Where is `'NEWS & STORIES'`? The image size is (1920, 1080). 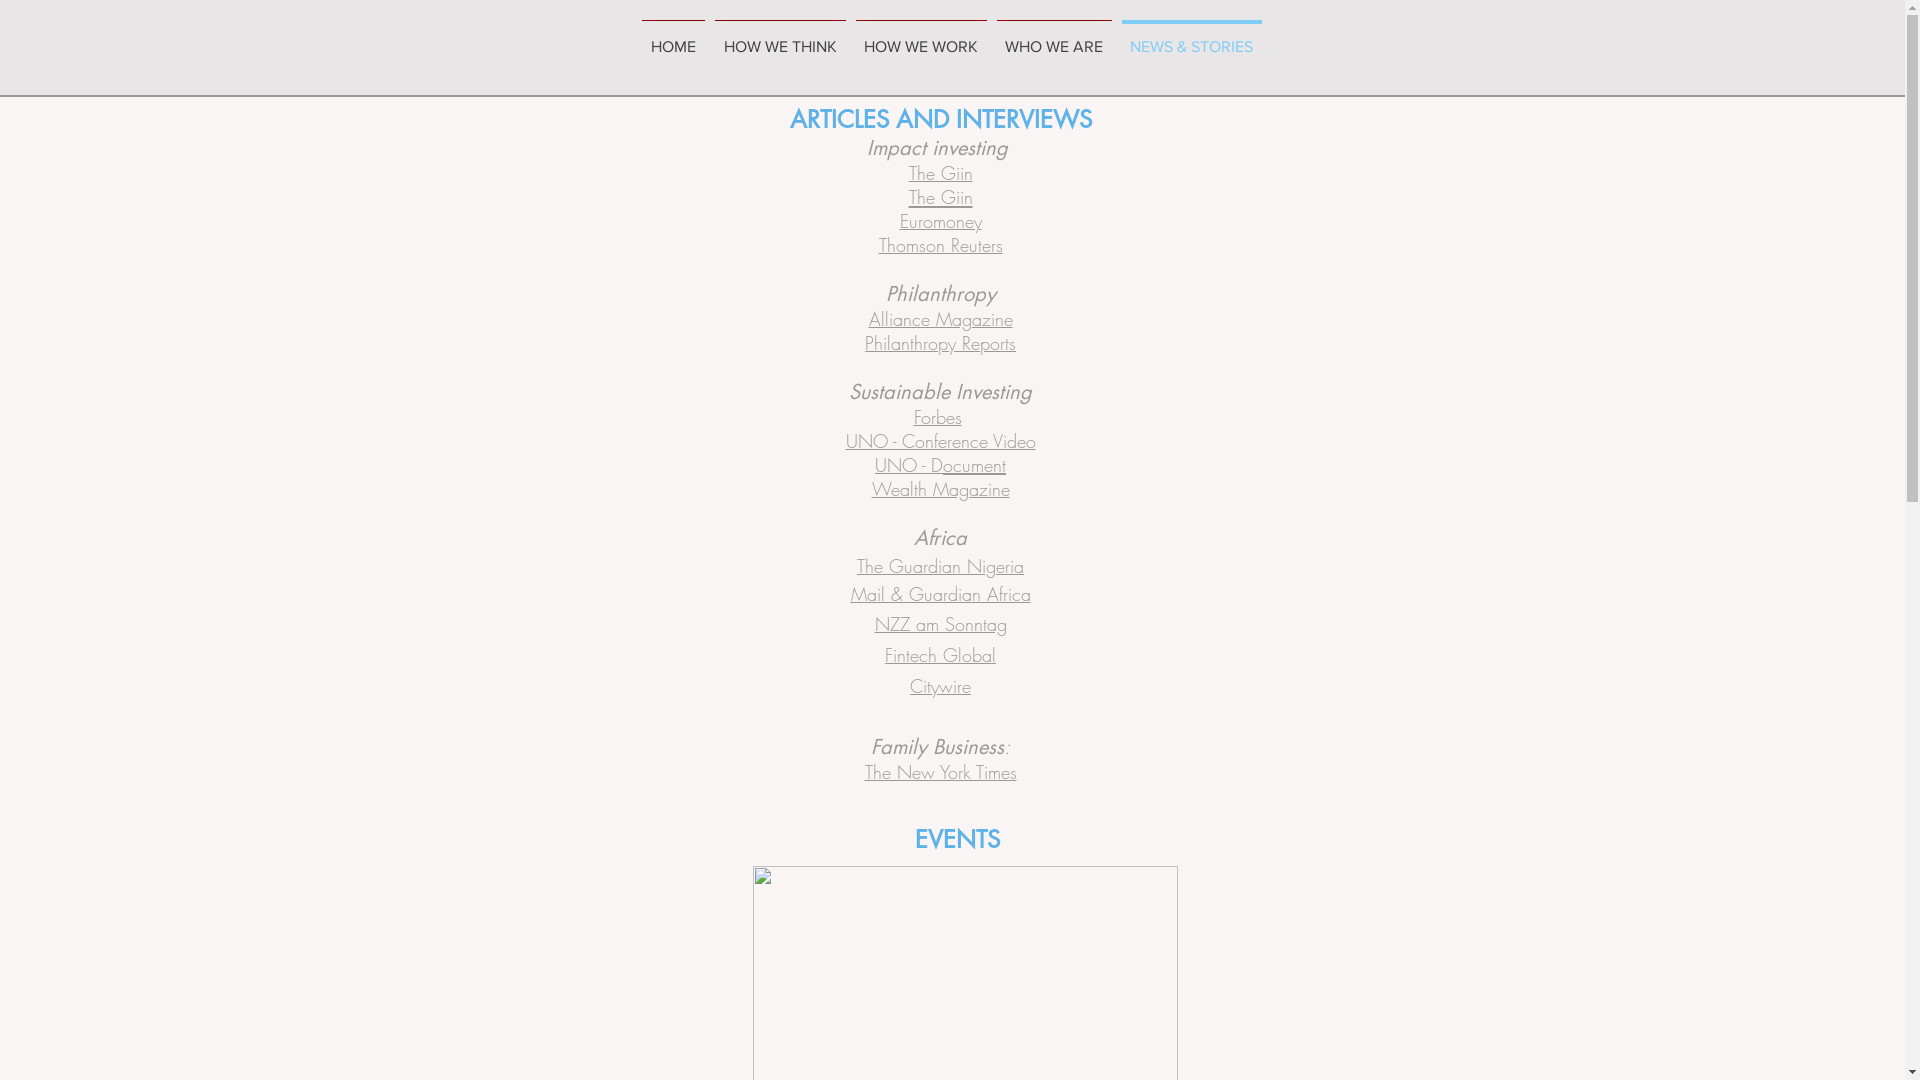 'NEWS & STORIES' is located at coordinates (1190, 38).